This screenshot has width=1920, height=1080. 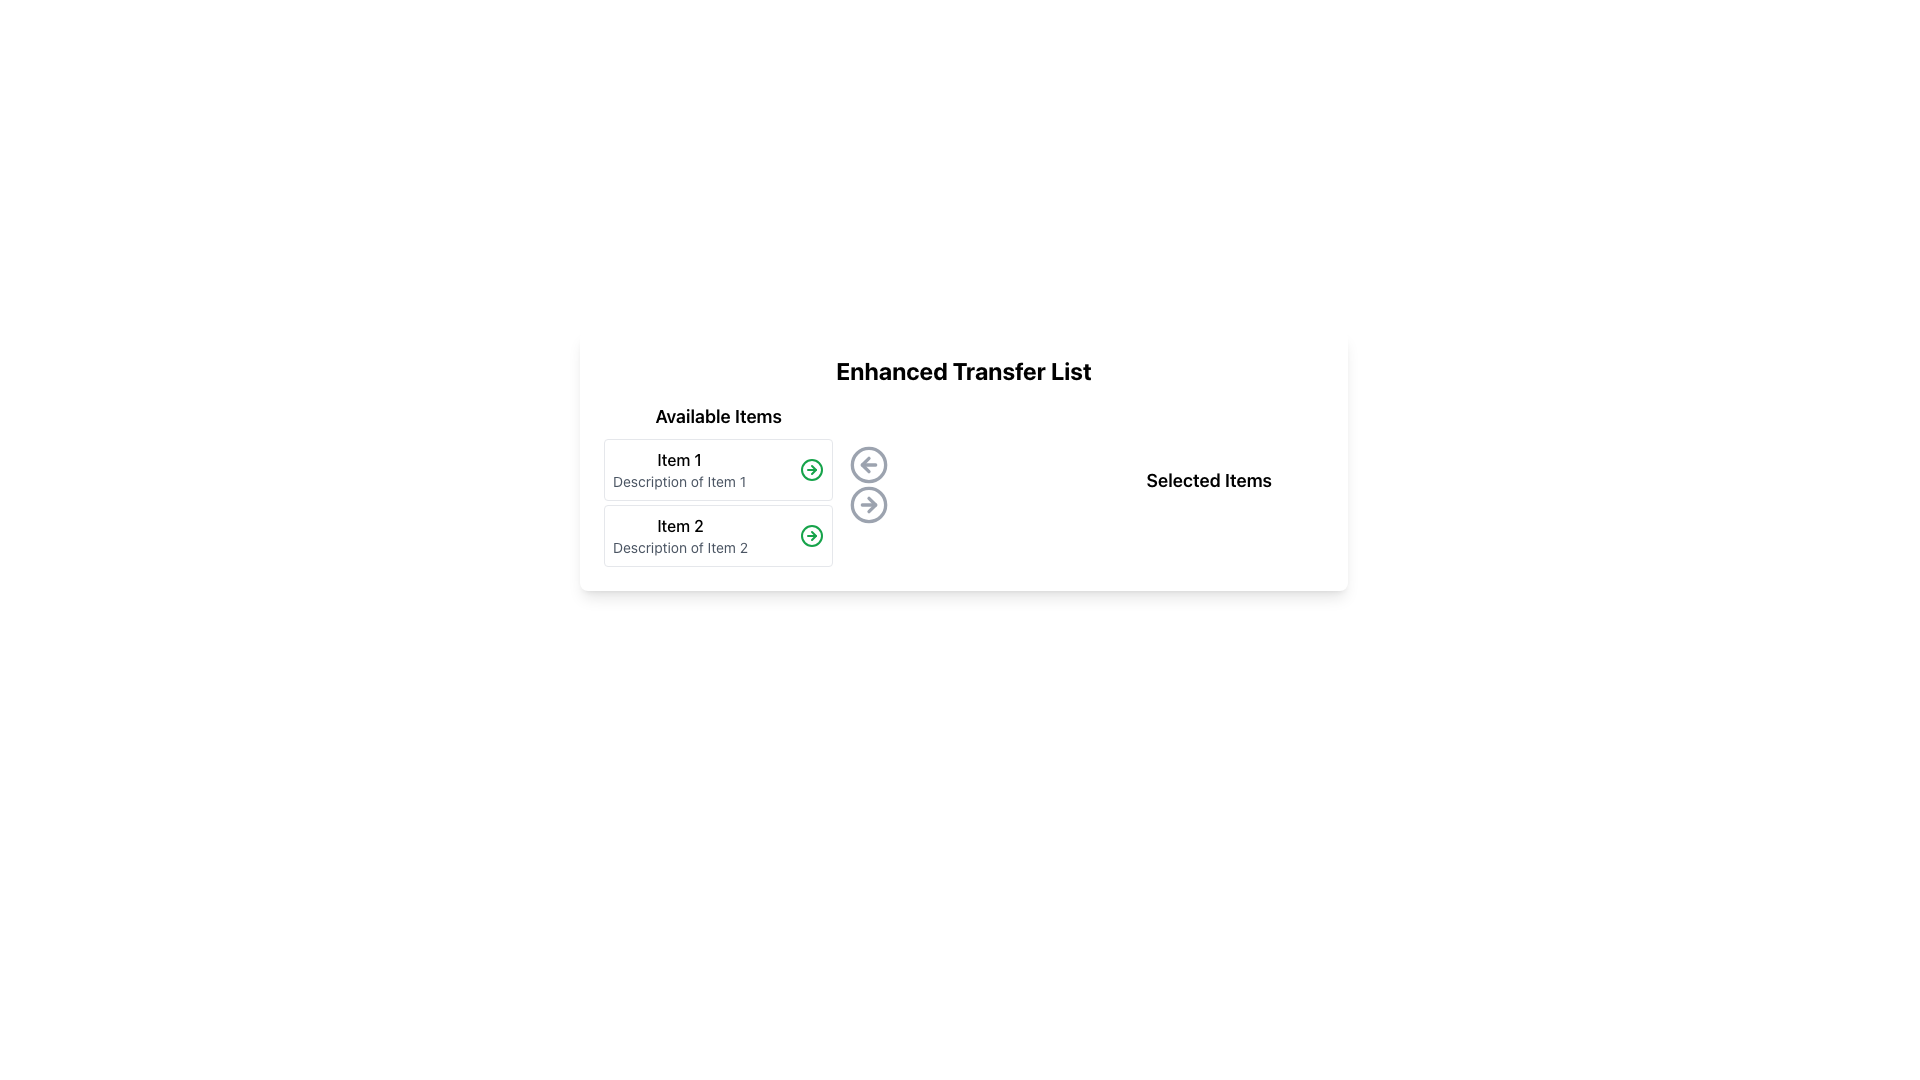 What do you see at coordinates (872, 504) in the screenshot?
I see `the bold arrow icon within the circular light gray button, which is the third icon in the horizontal panel between 'Available Items' and 'Selected Items'` at bounding box center [872, 504].